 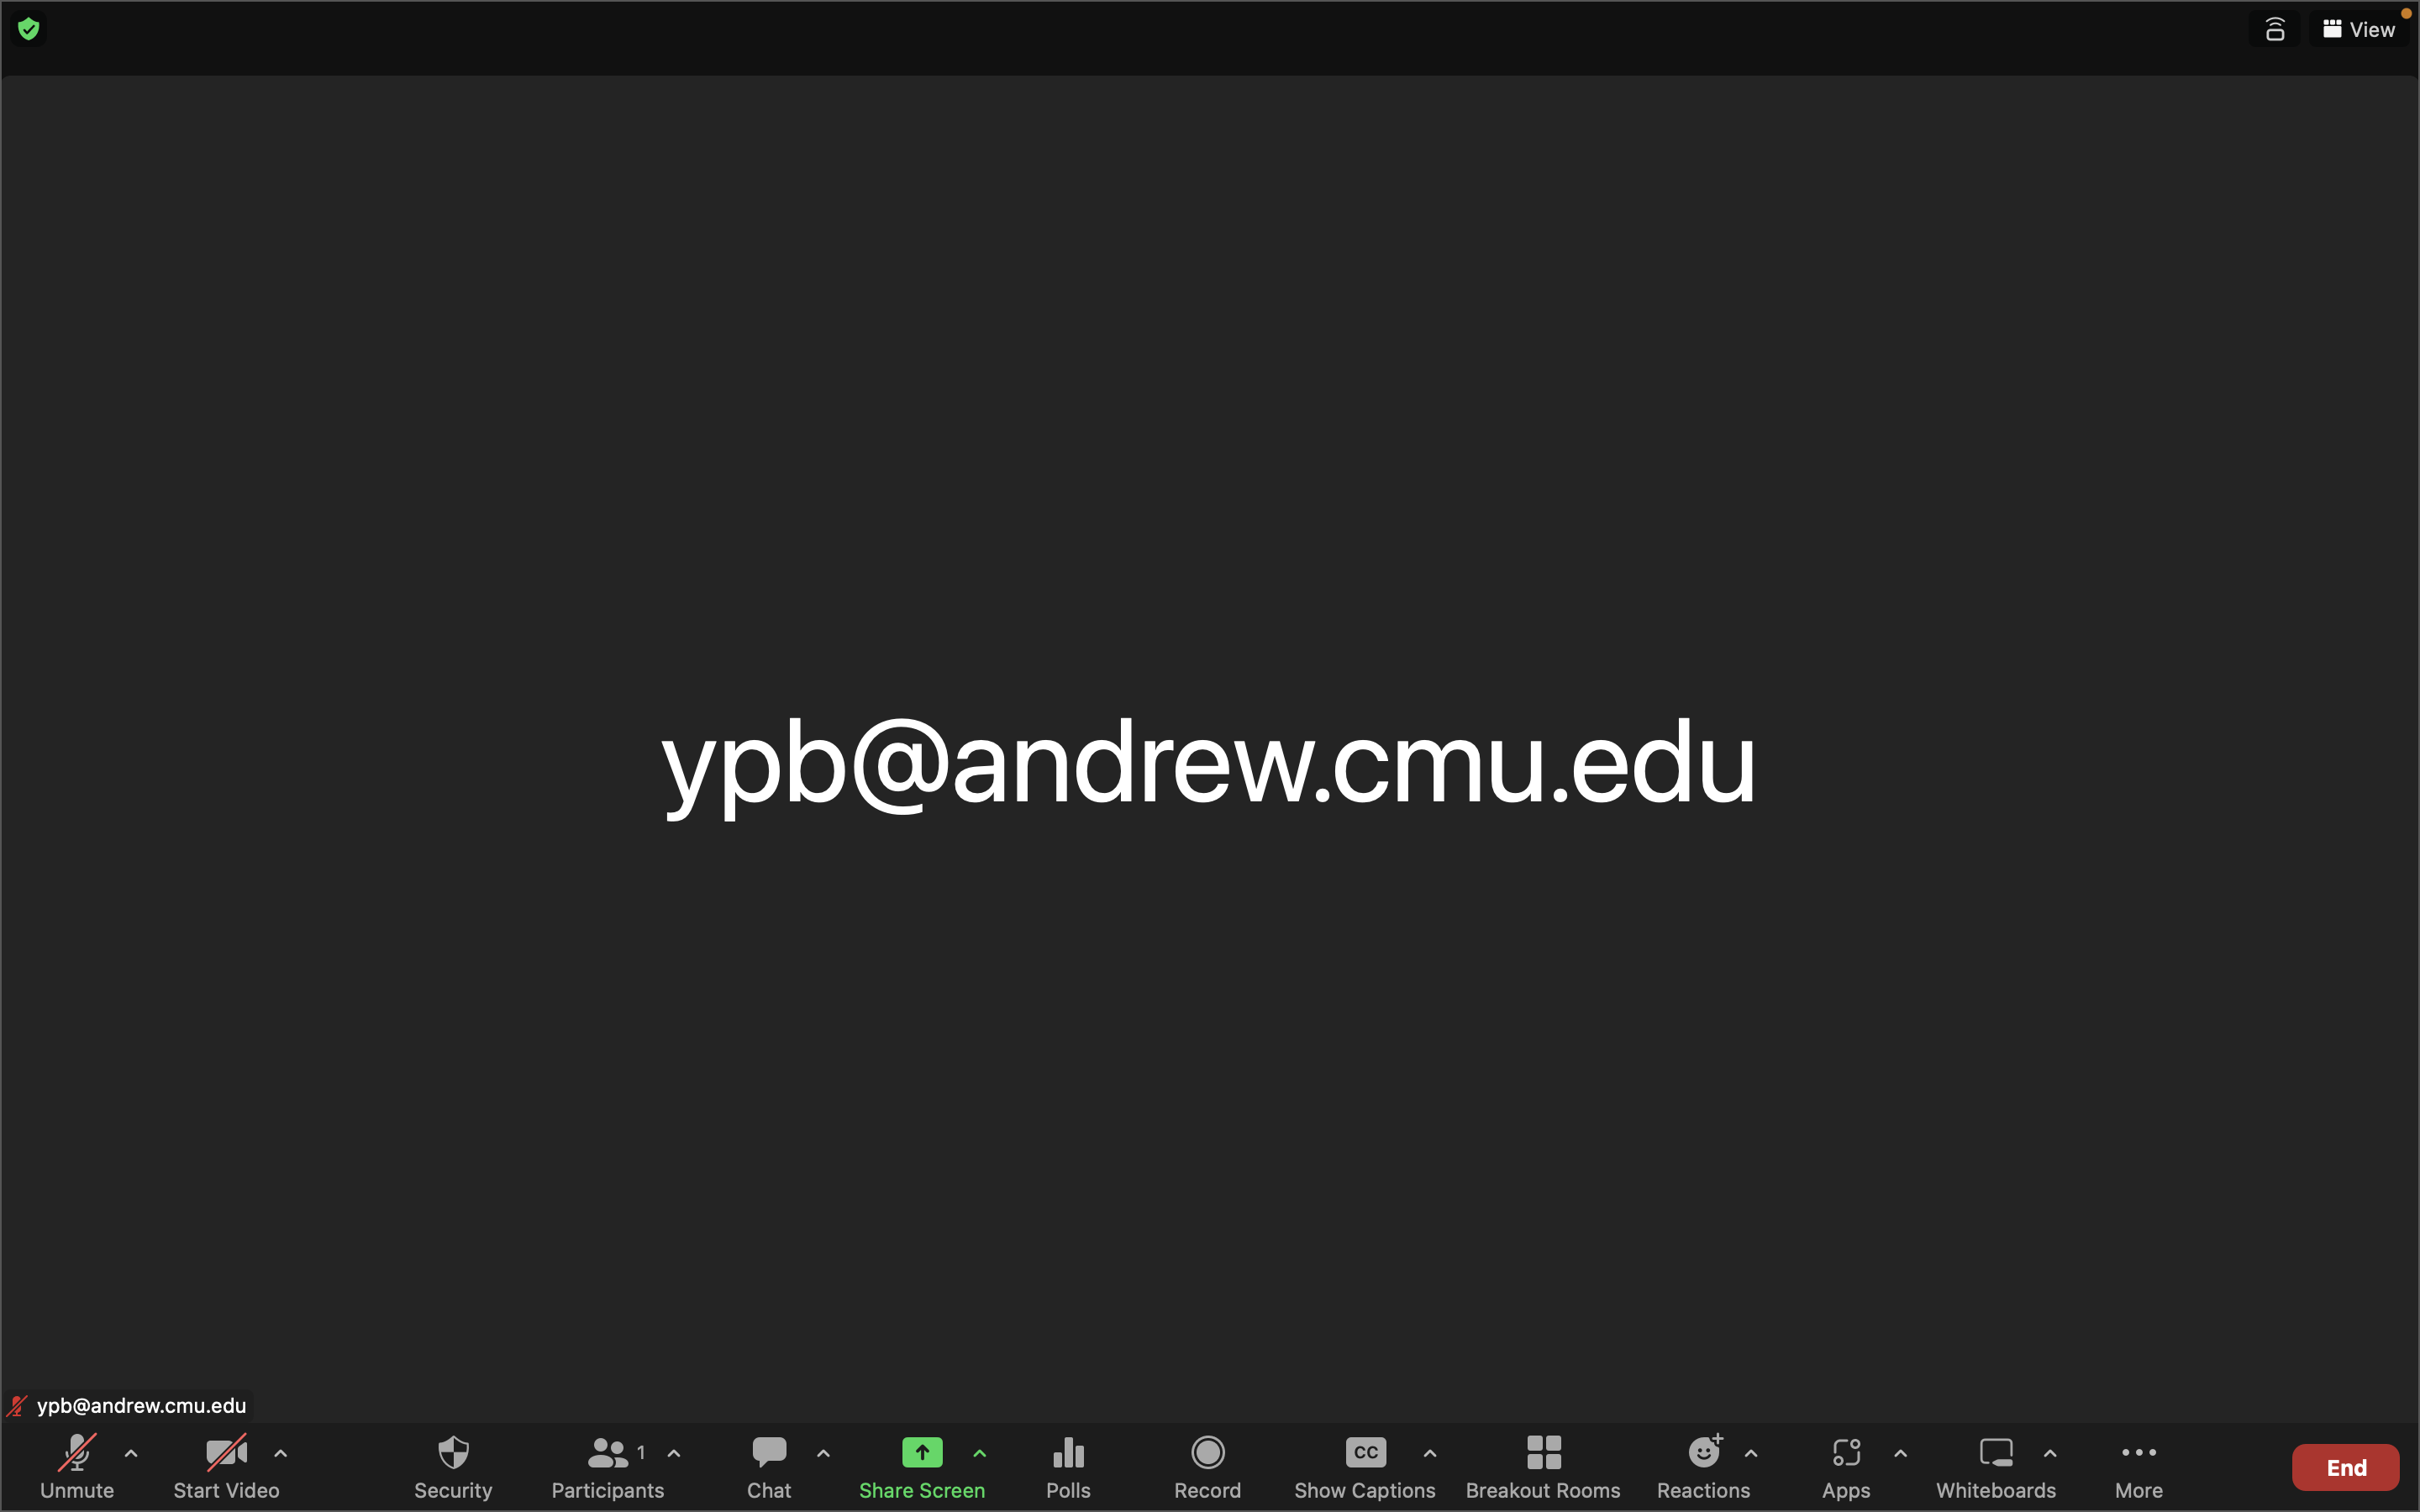 What do you see at coordinates (915, 1463) in the screenshot?
I see `Display your desktop on screen` at bounding box center [915, 1463].